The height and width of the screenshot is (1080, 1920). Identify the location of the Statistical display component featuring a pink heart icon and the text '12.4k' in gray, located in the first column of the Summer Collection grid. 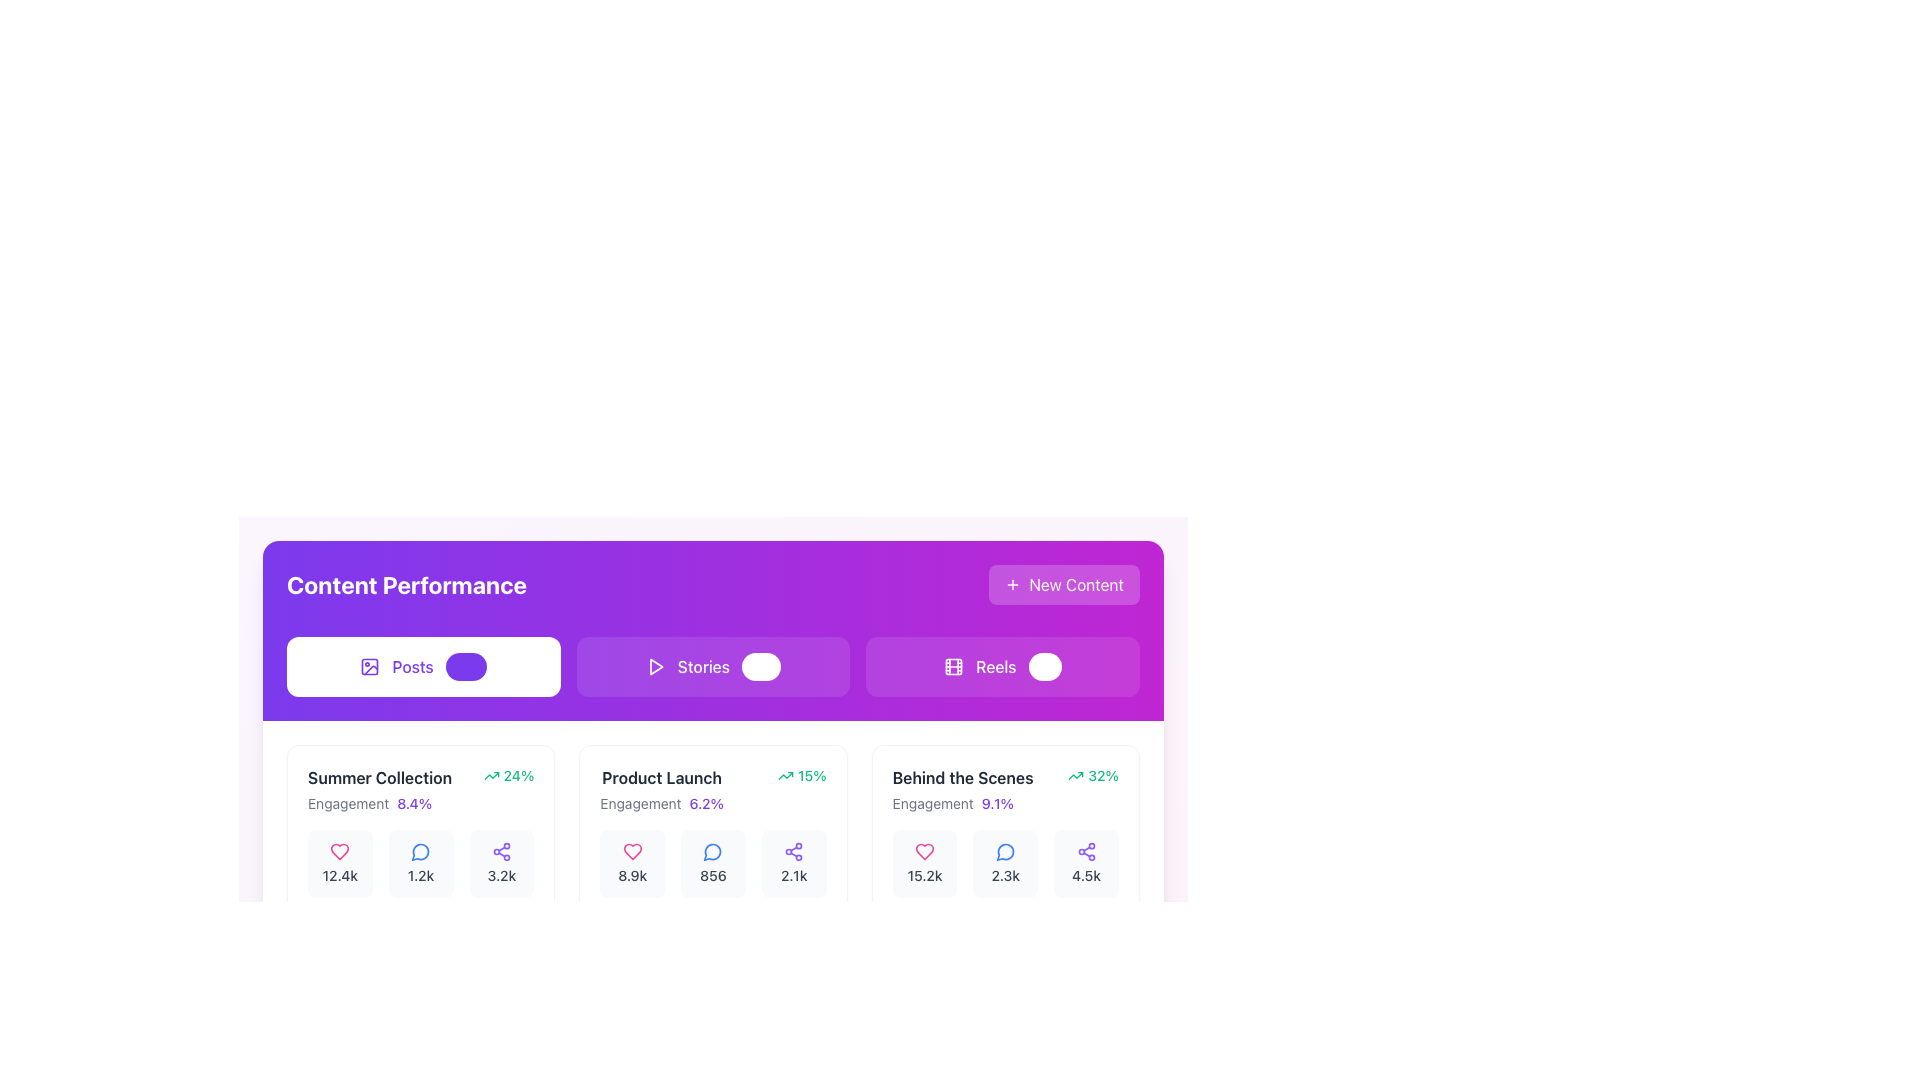
(340, 863).